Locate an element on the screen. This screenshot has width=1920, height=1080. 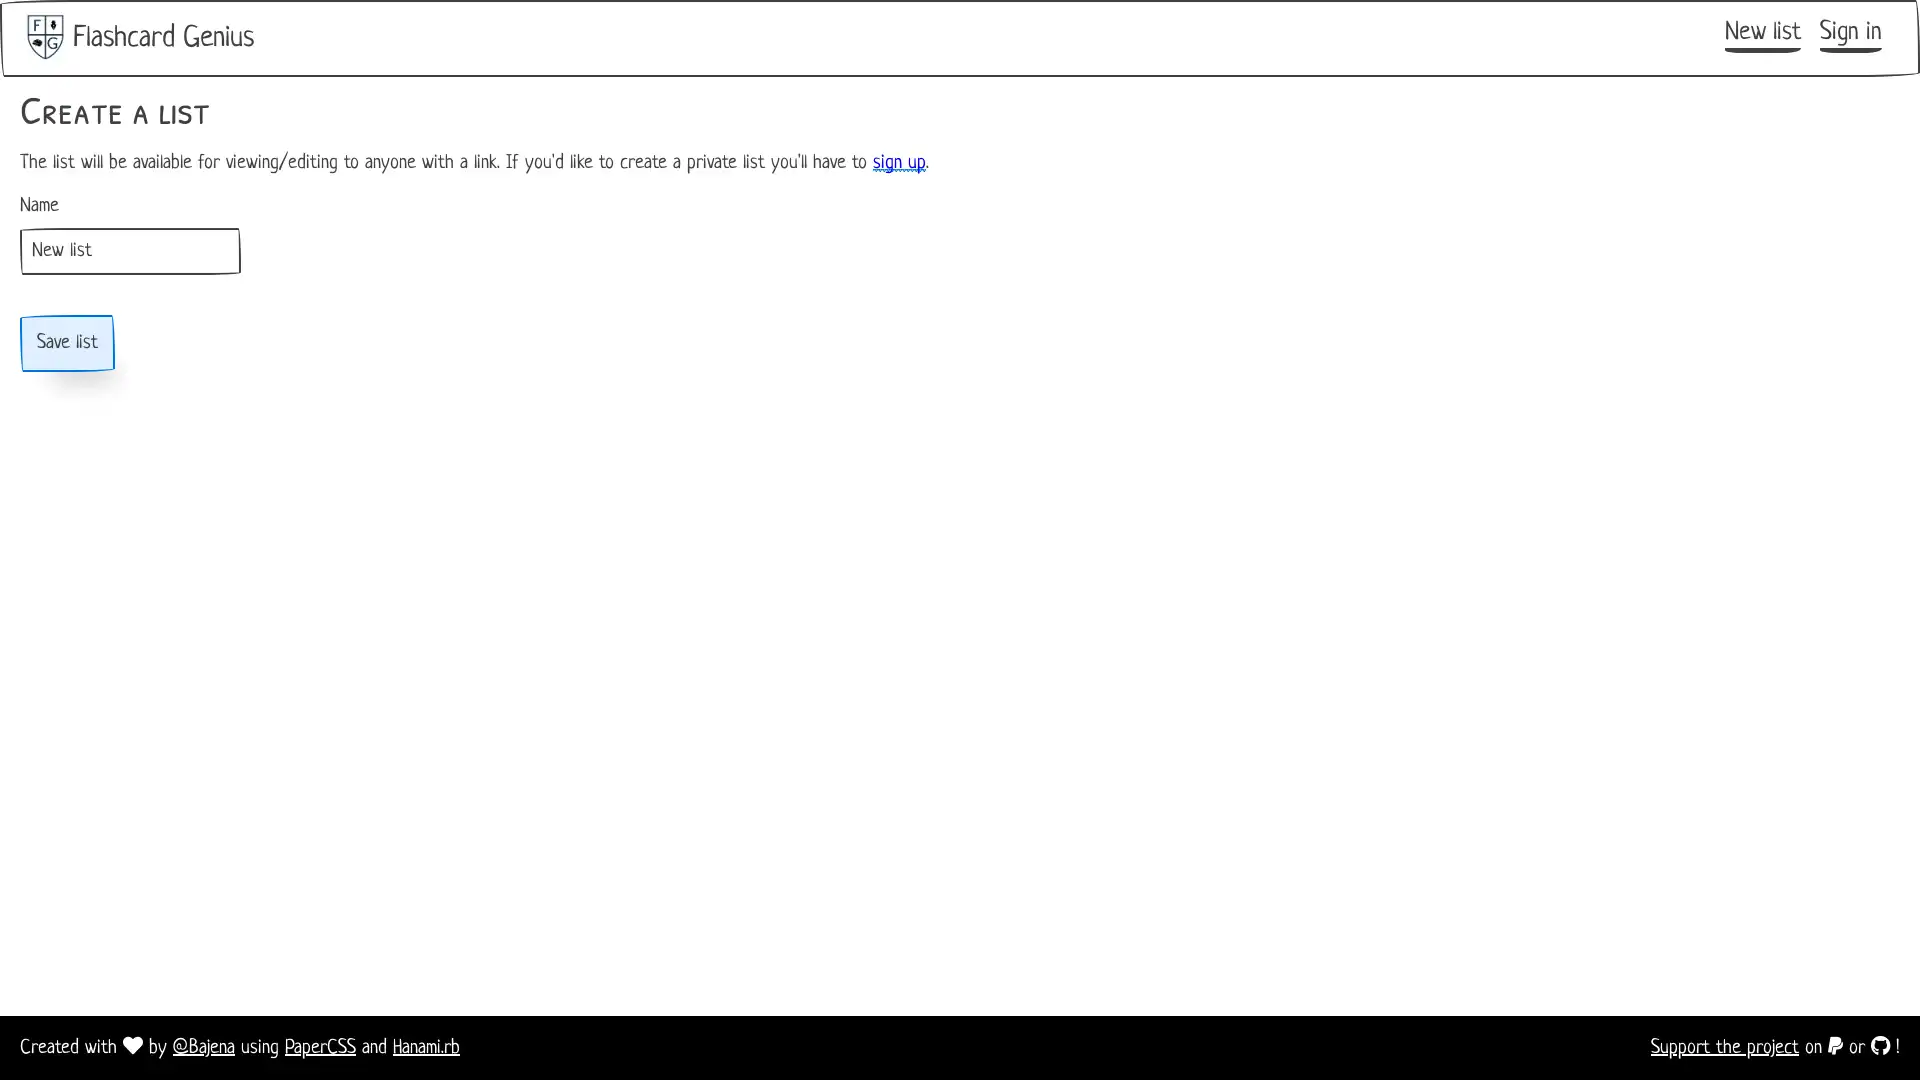
Save list is located at coordinates (67, 342).